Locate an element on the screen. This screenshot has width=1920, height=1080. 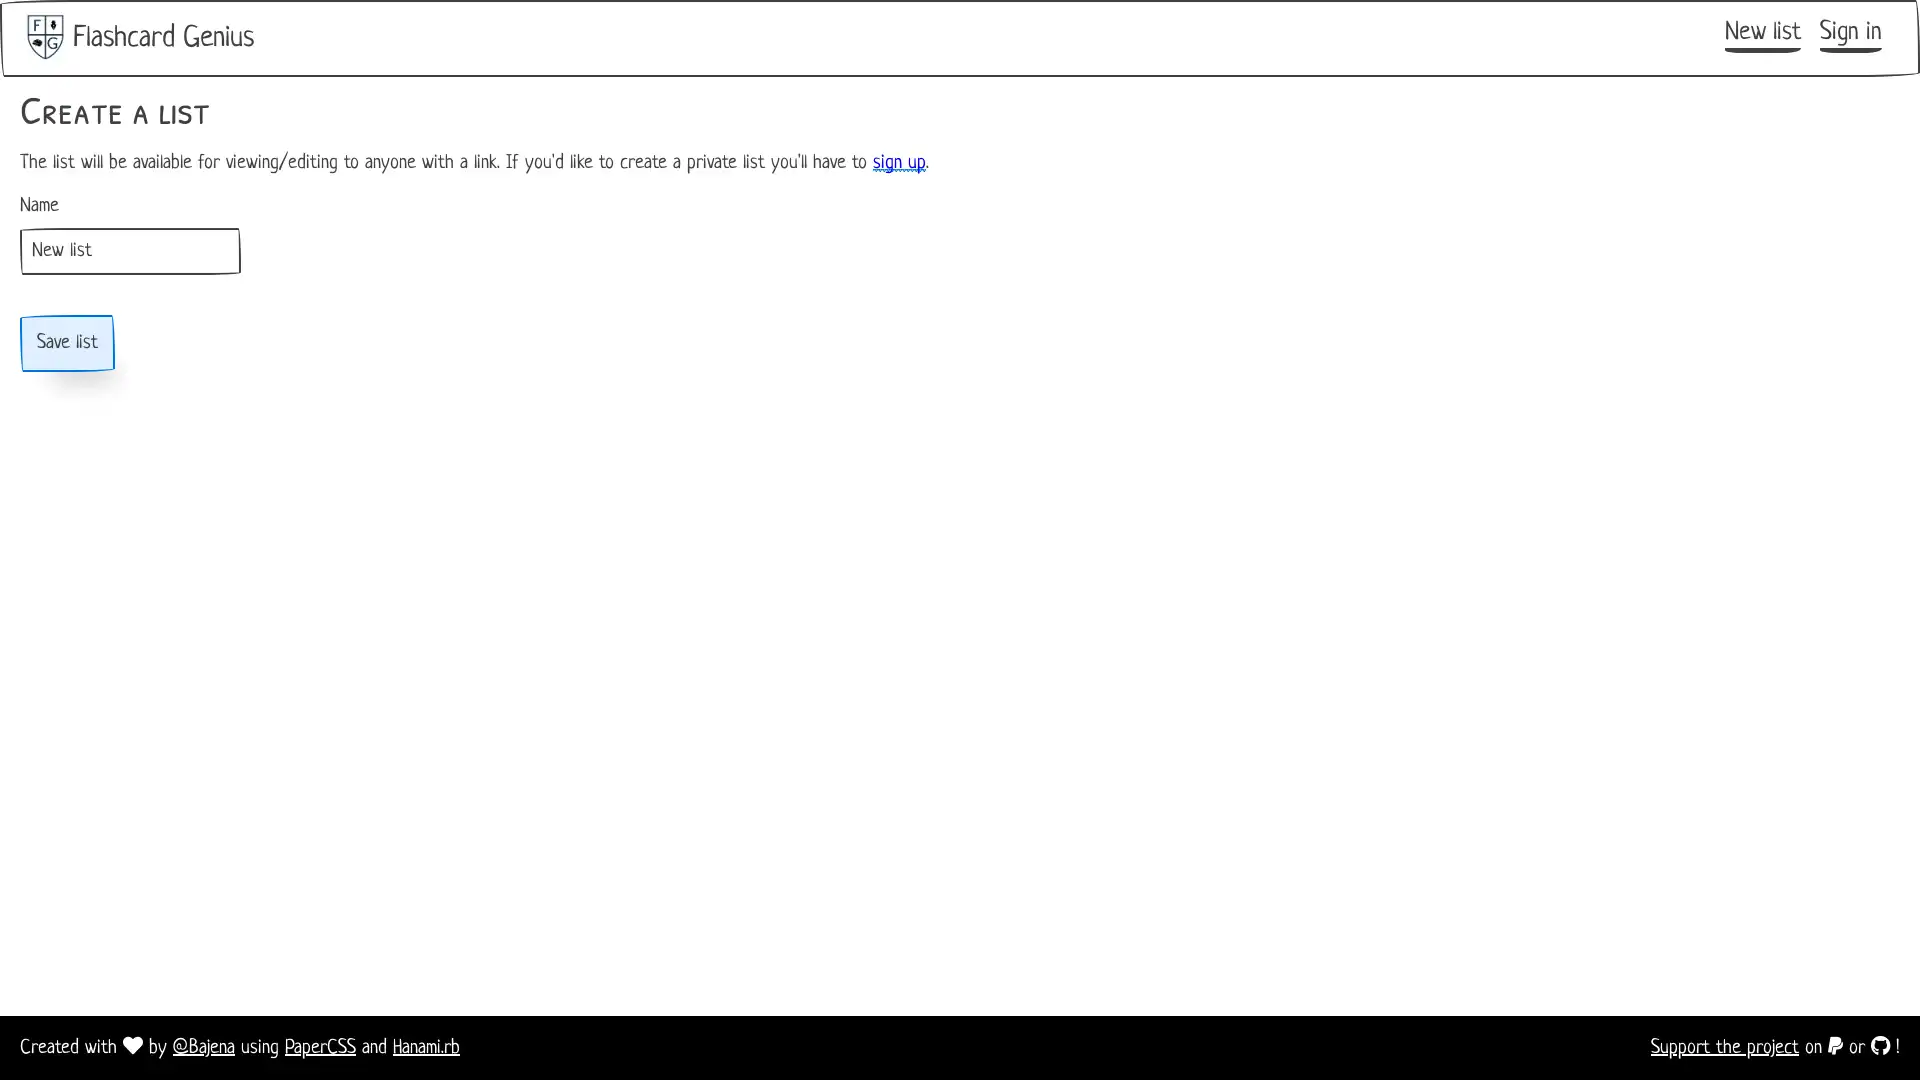
Save list is located at coordinates (67, 342).